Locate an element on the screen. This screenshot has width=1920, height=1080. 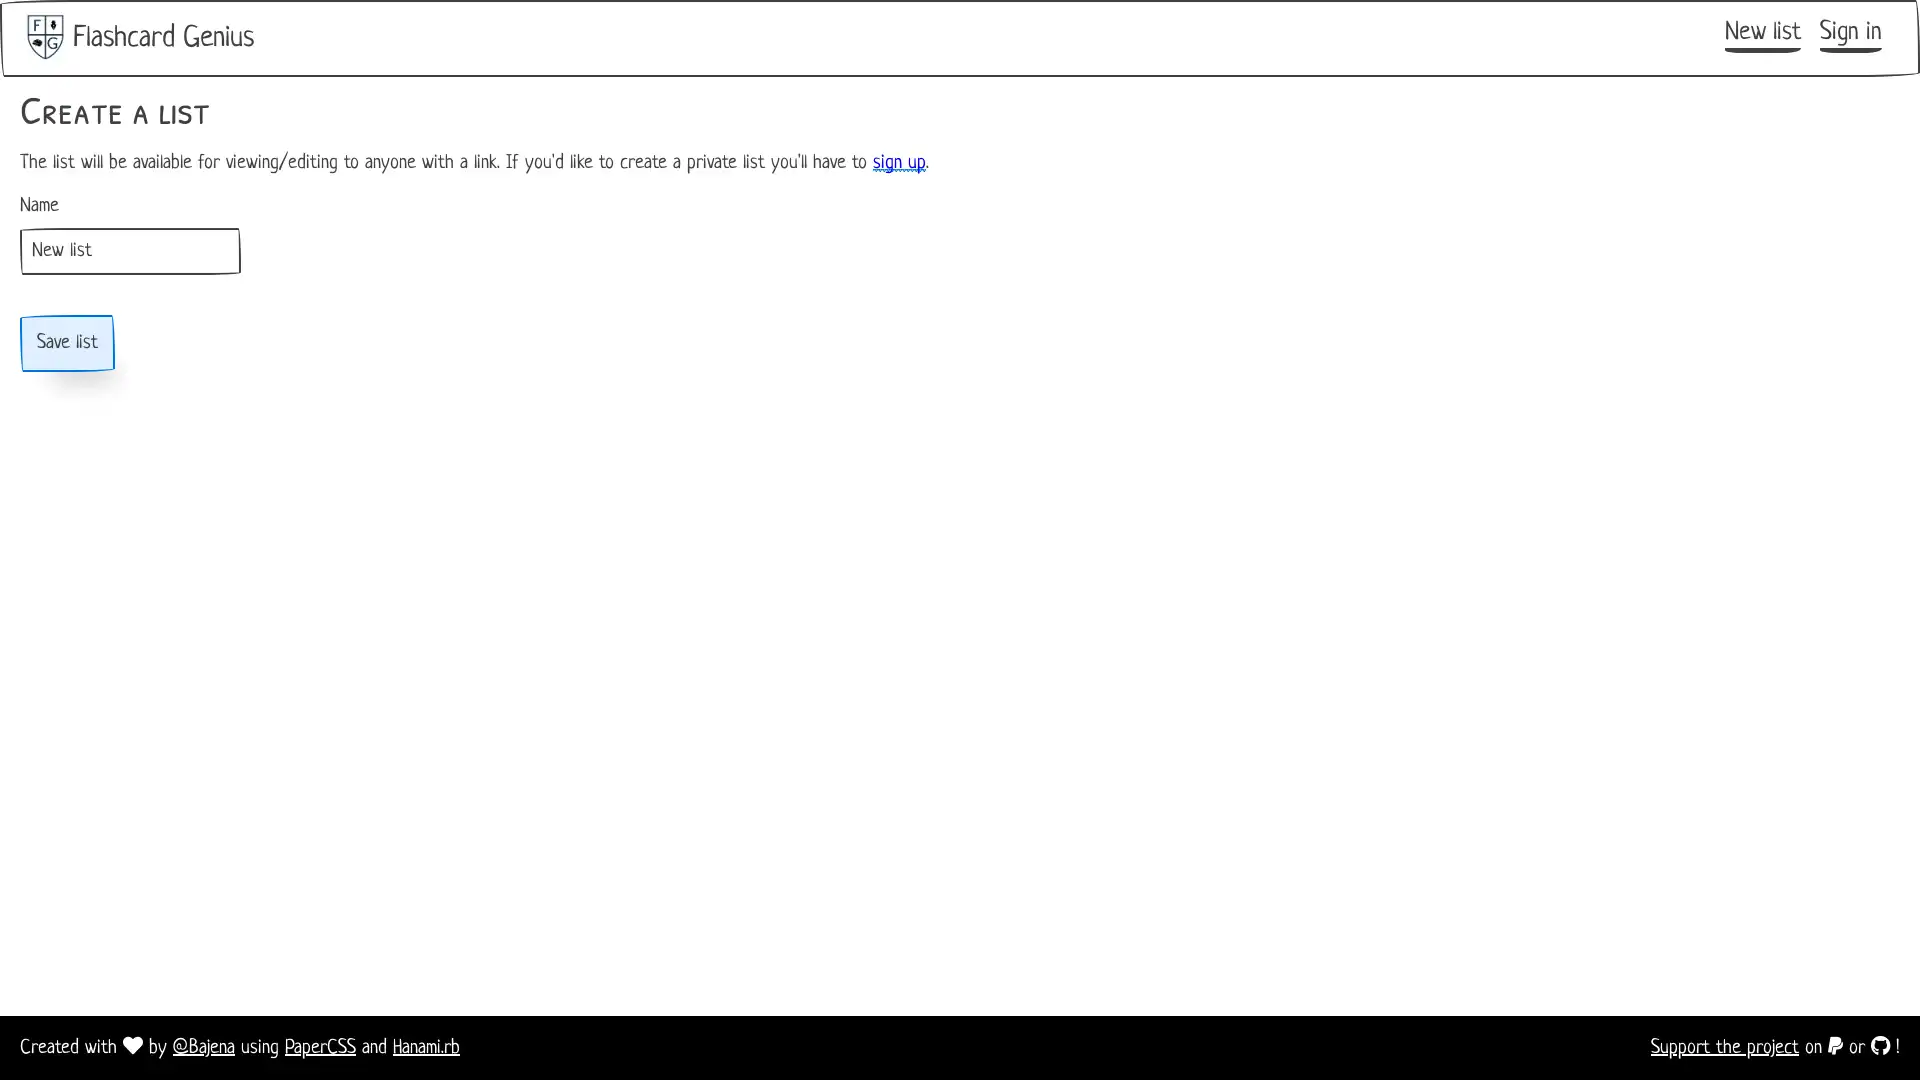
Save list is located at coordinates (67, 342).